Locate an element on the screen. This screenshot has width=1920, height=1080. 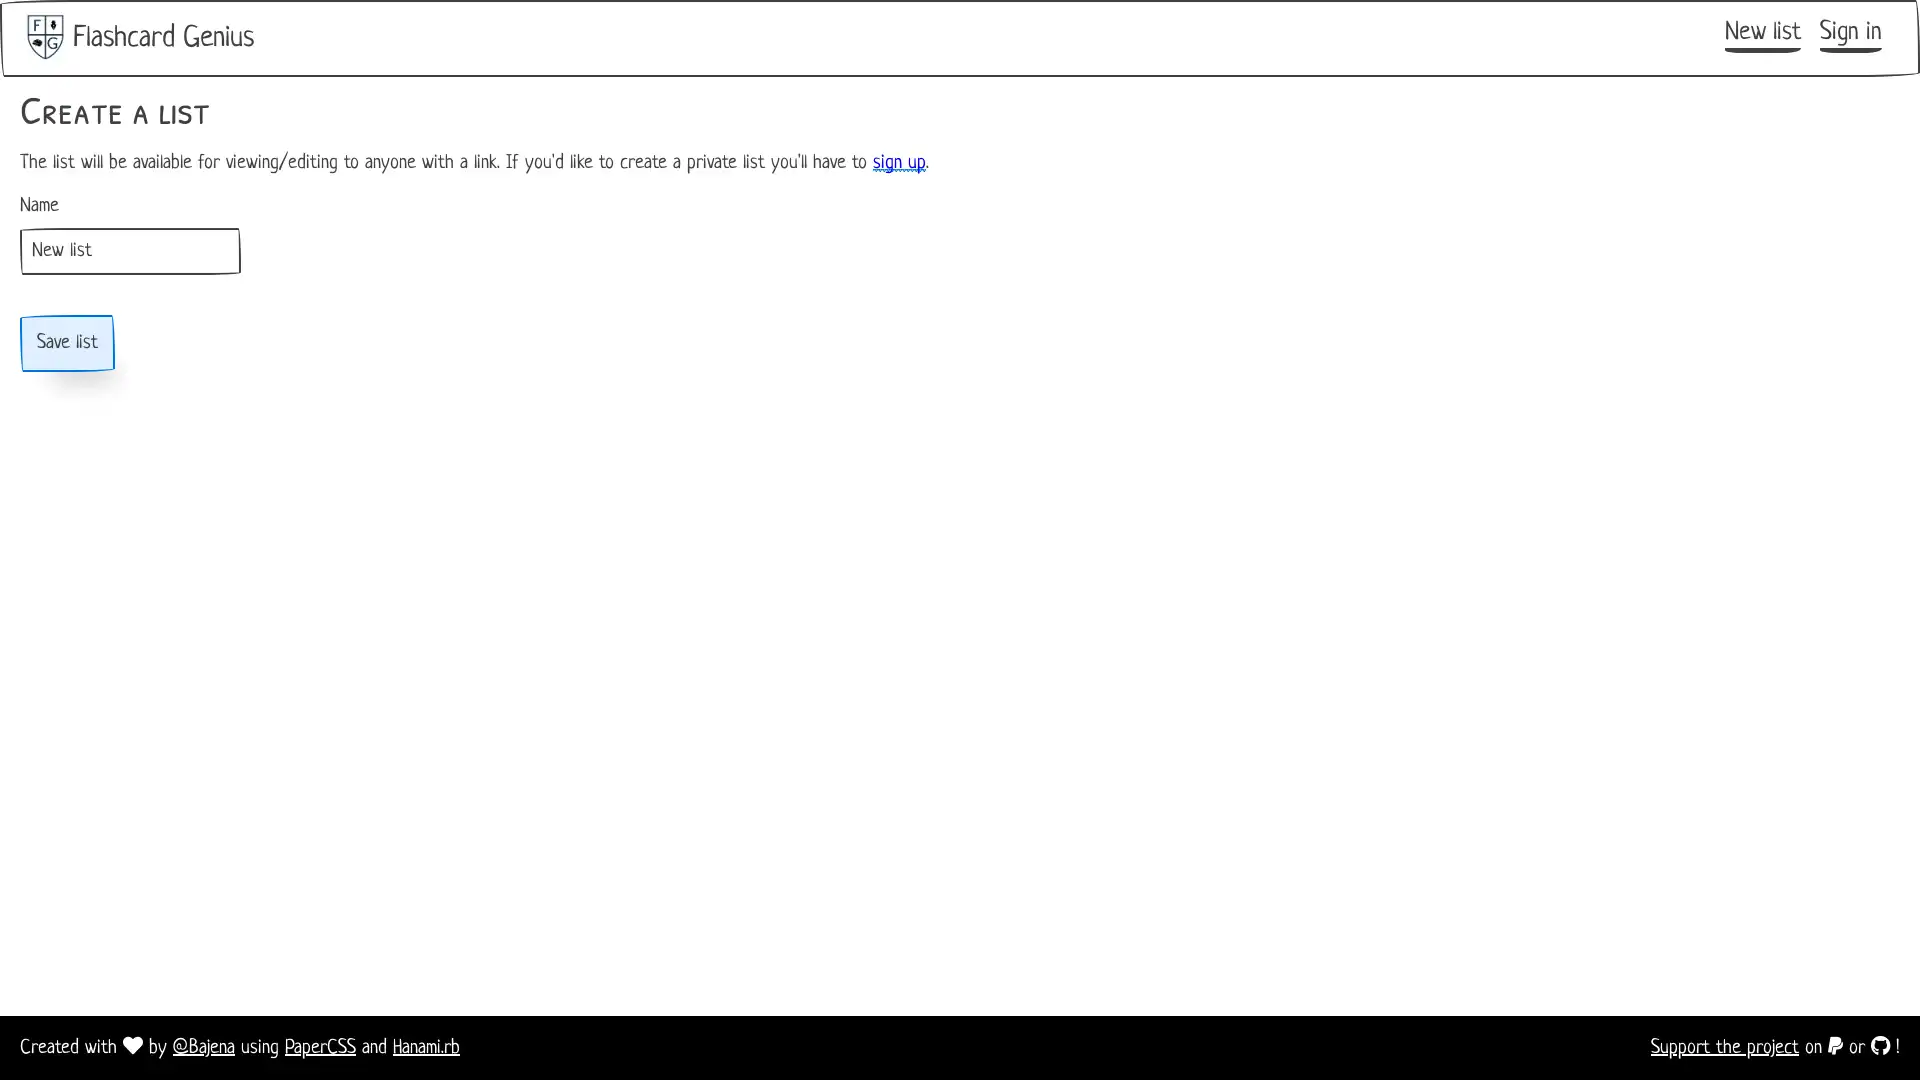
Save list is located at coordinates (67, 342).